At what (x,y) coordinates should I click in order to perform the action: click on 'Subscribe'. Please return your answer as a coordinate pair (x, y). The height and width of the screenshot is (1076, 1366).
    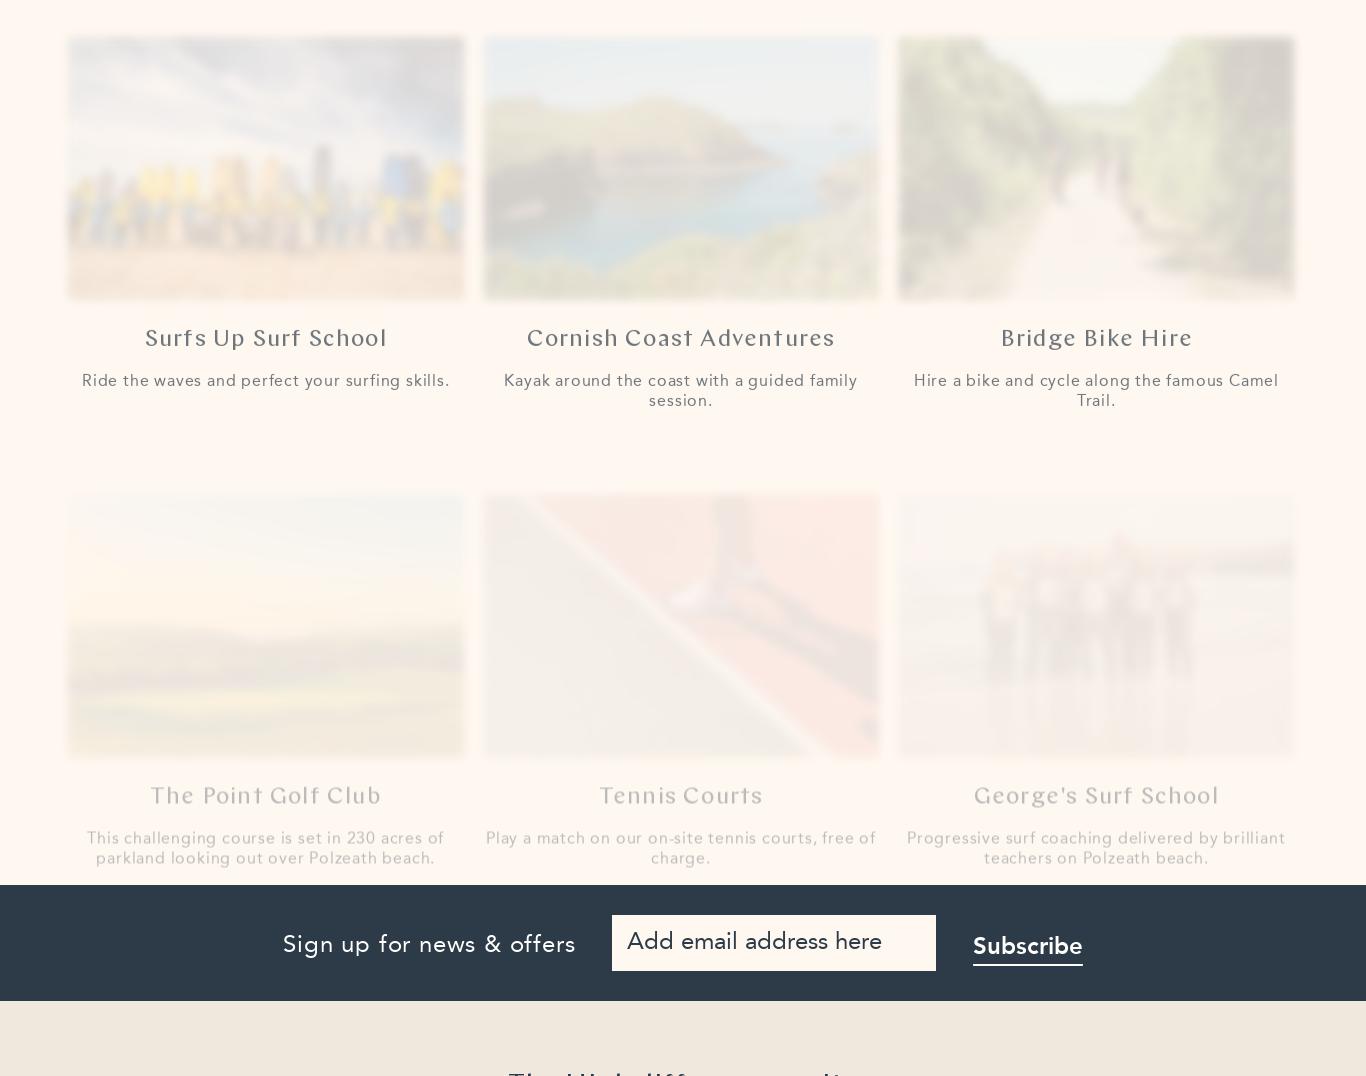
    Looking at the image, I should click on (1025, 944).